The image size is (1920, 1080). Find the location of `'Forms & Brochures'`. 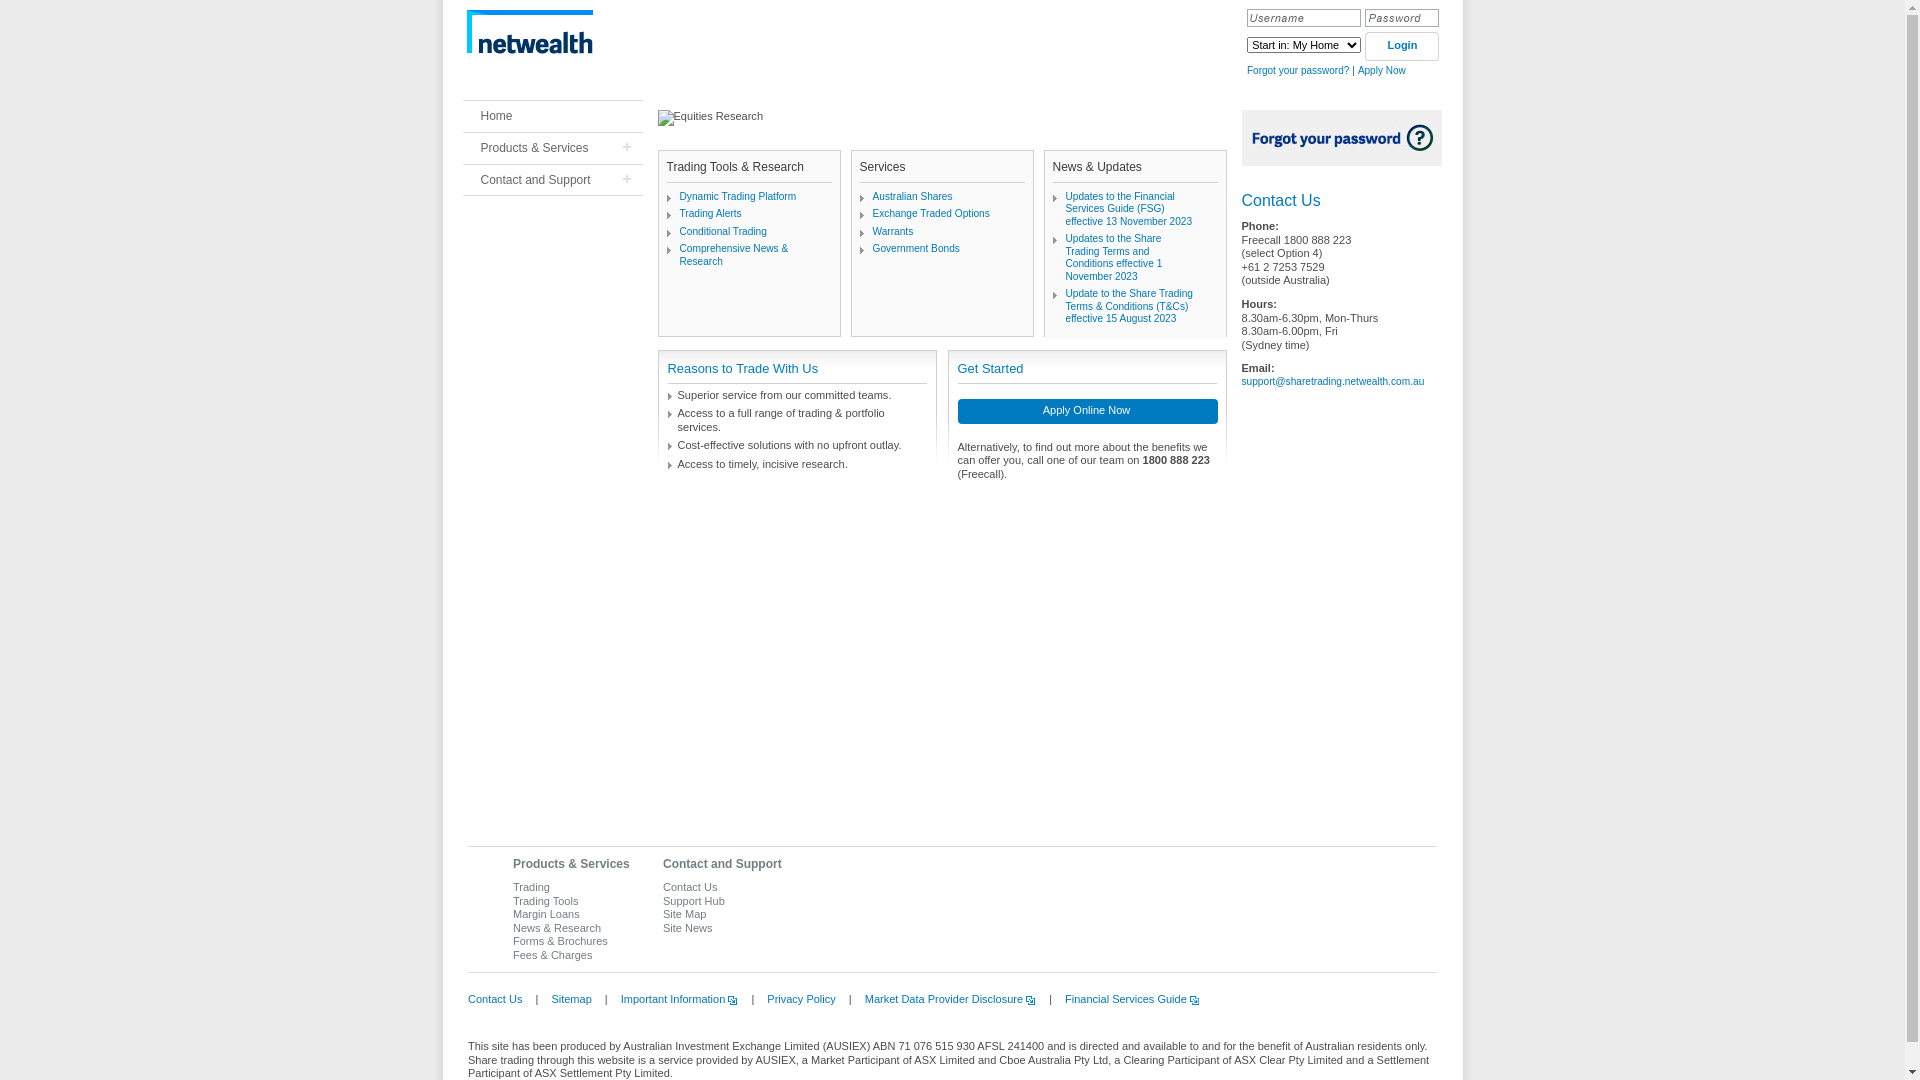

'Forms & Brochures' is located at coordinates (560, 941).